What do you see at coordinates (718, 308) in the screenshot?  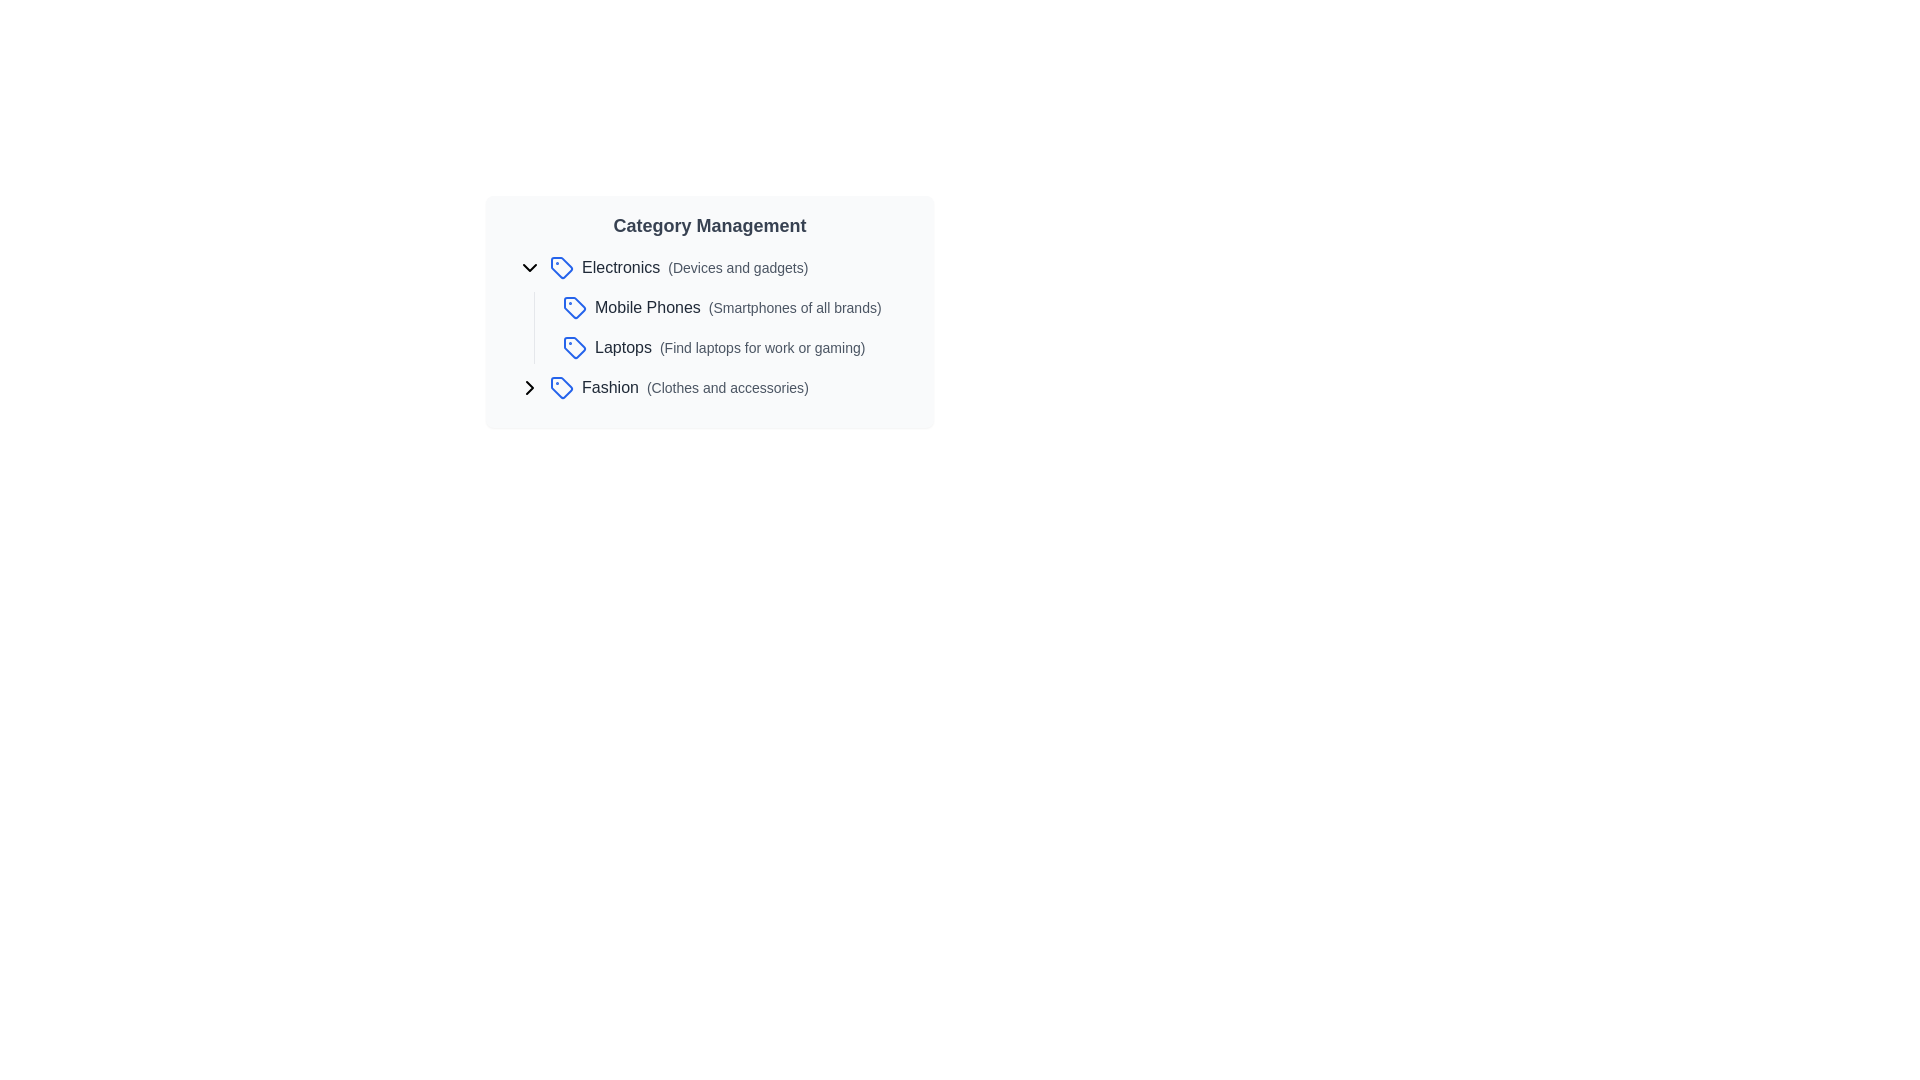 I see `the list item describing 'Mobile Phones (Smartphones of all brands)'` at bounding box center [718, 308].